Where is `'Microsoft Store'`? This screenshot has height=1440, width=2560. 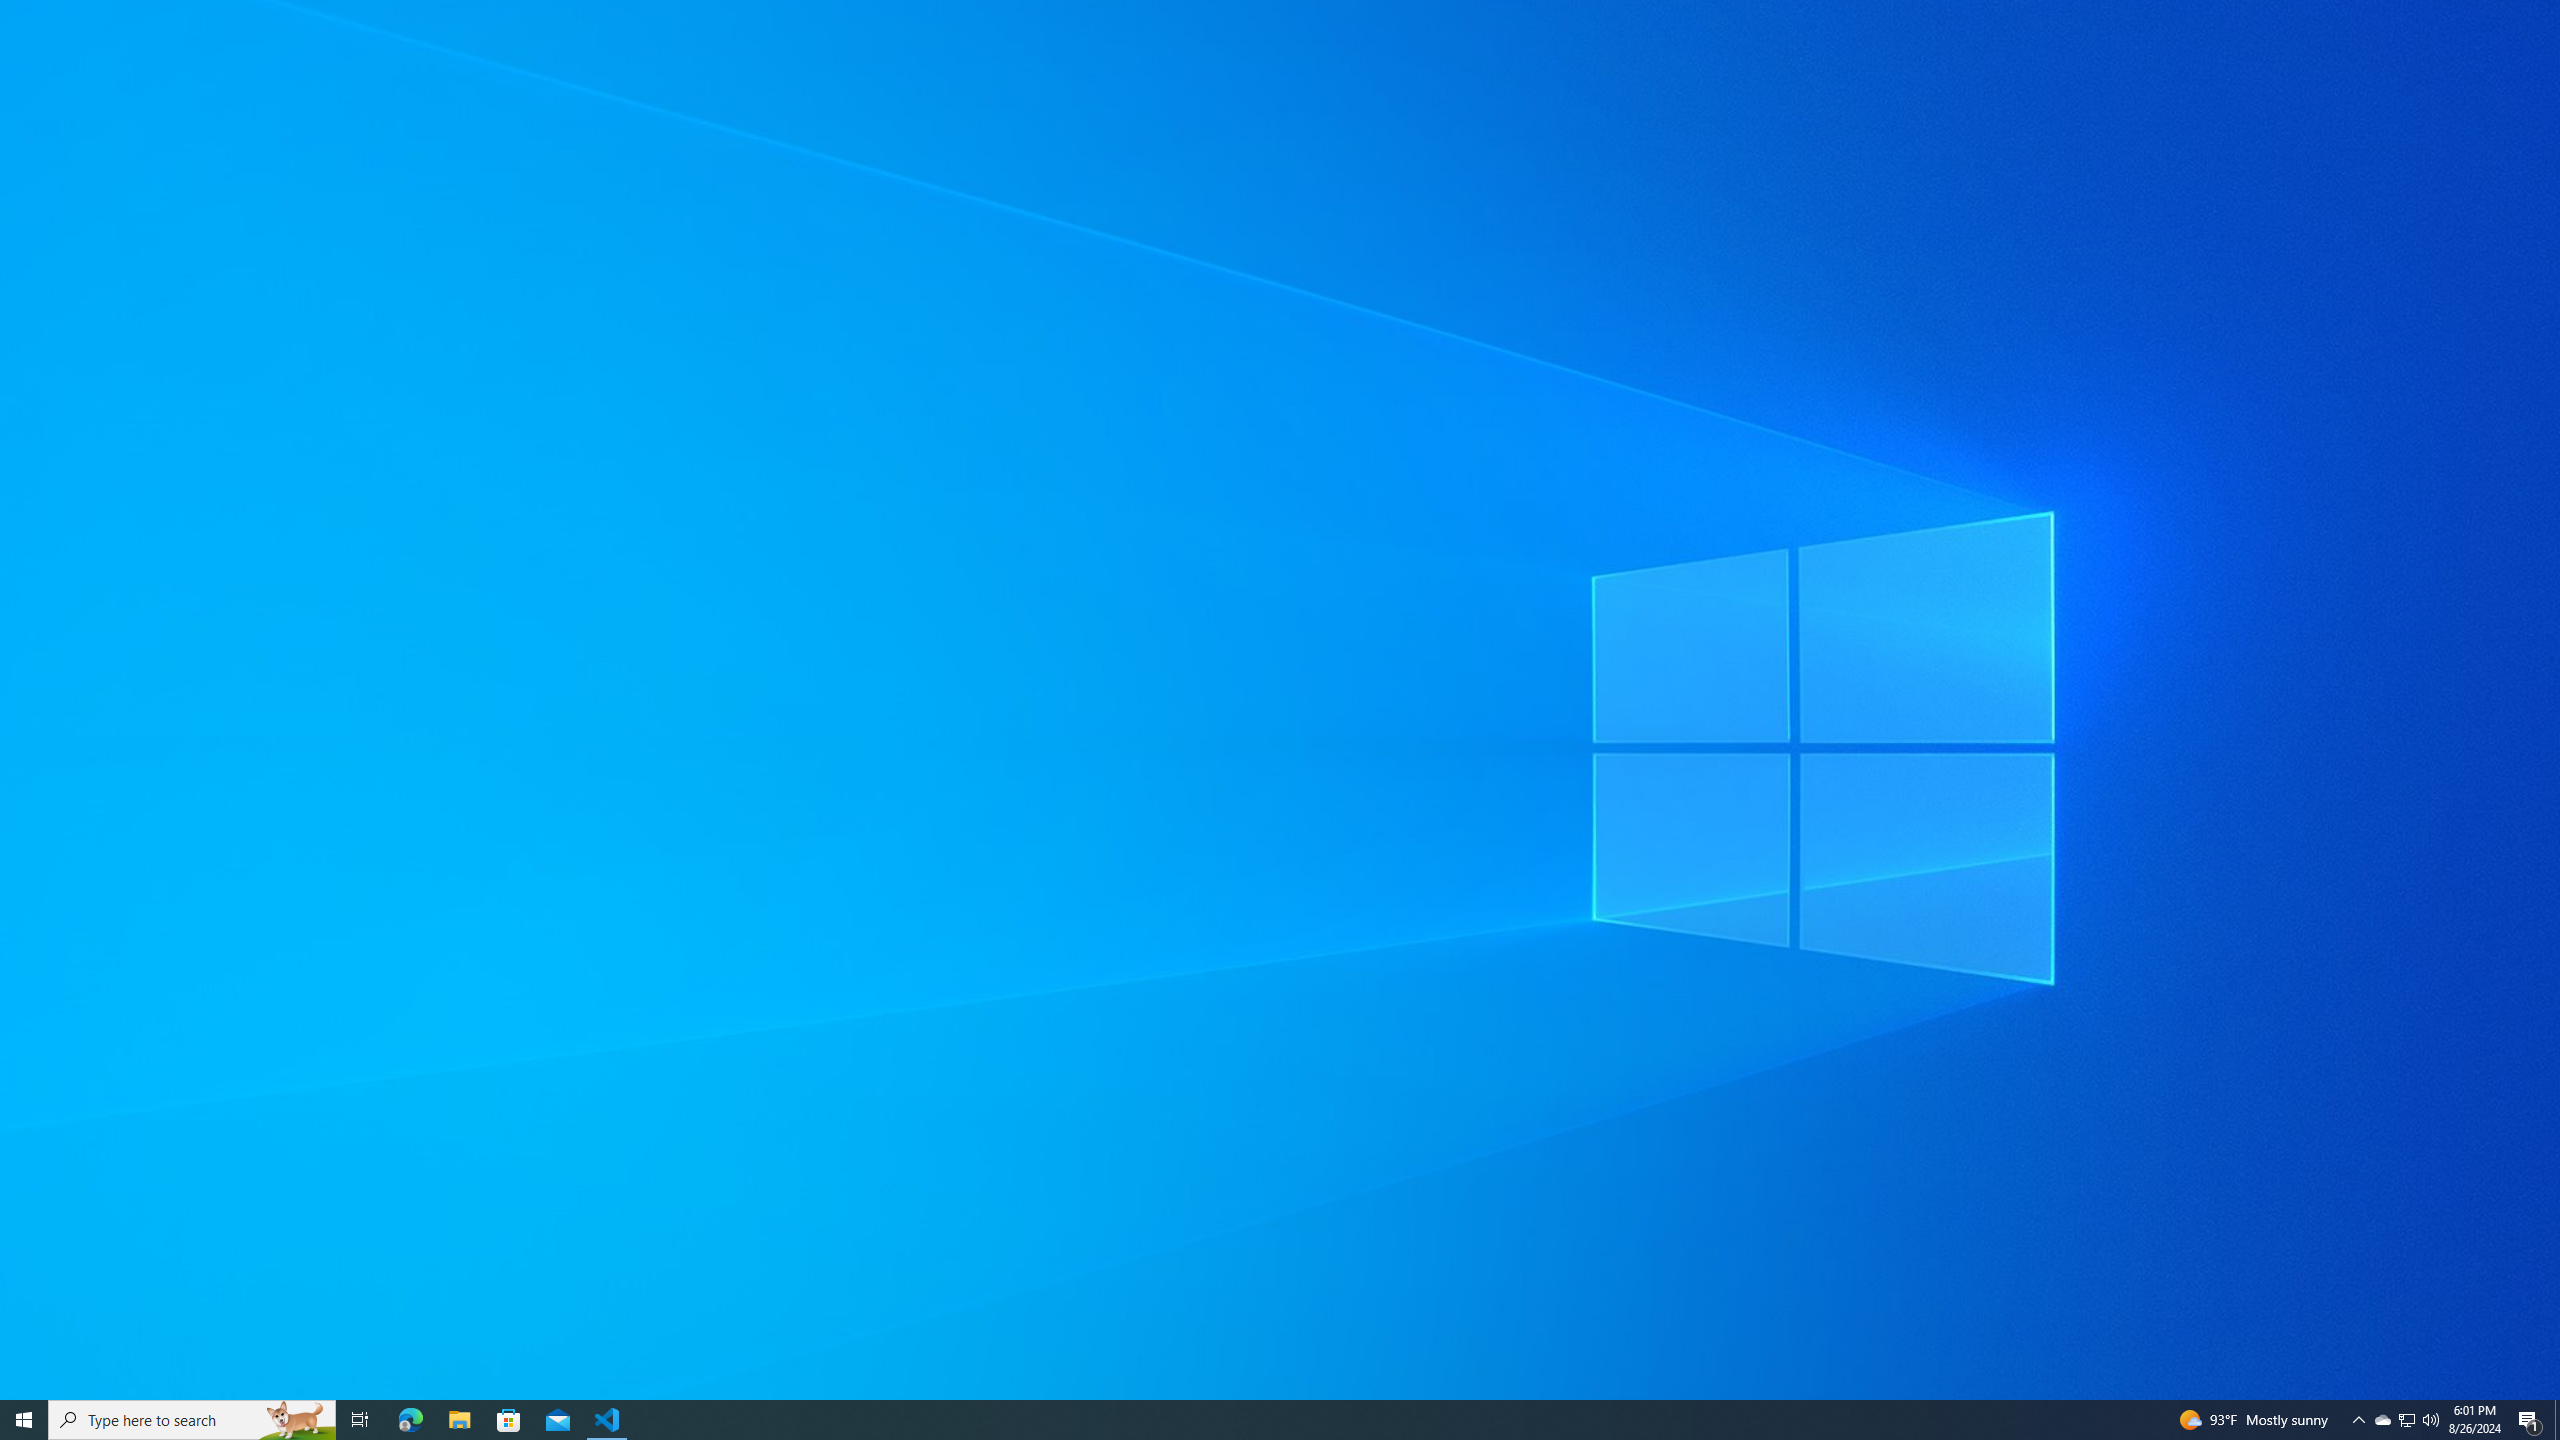
'Microsoft Store' is located at coordinates (509, 1418).